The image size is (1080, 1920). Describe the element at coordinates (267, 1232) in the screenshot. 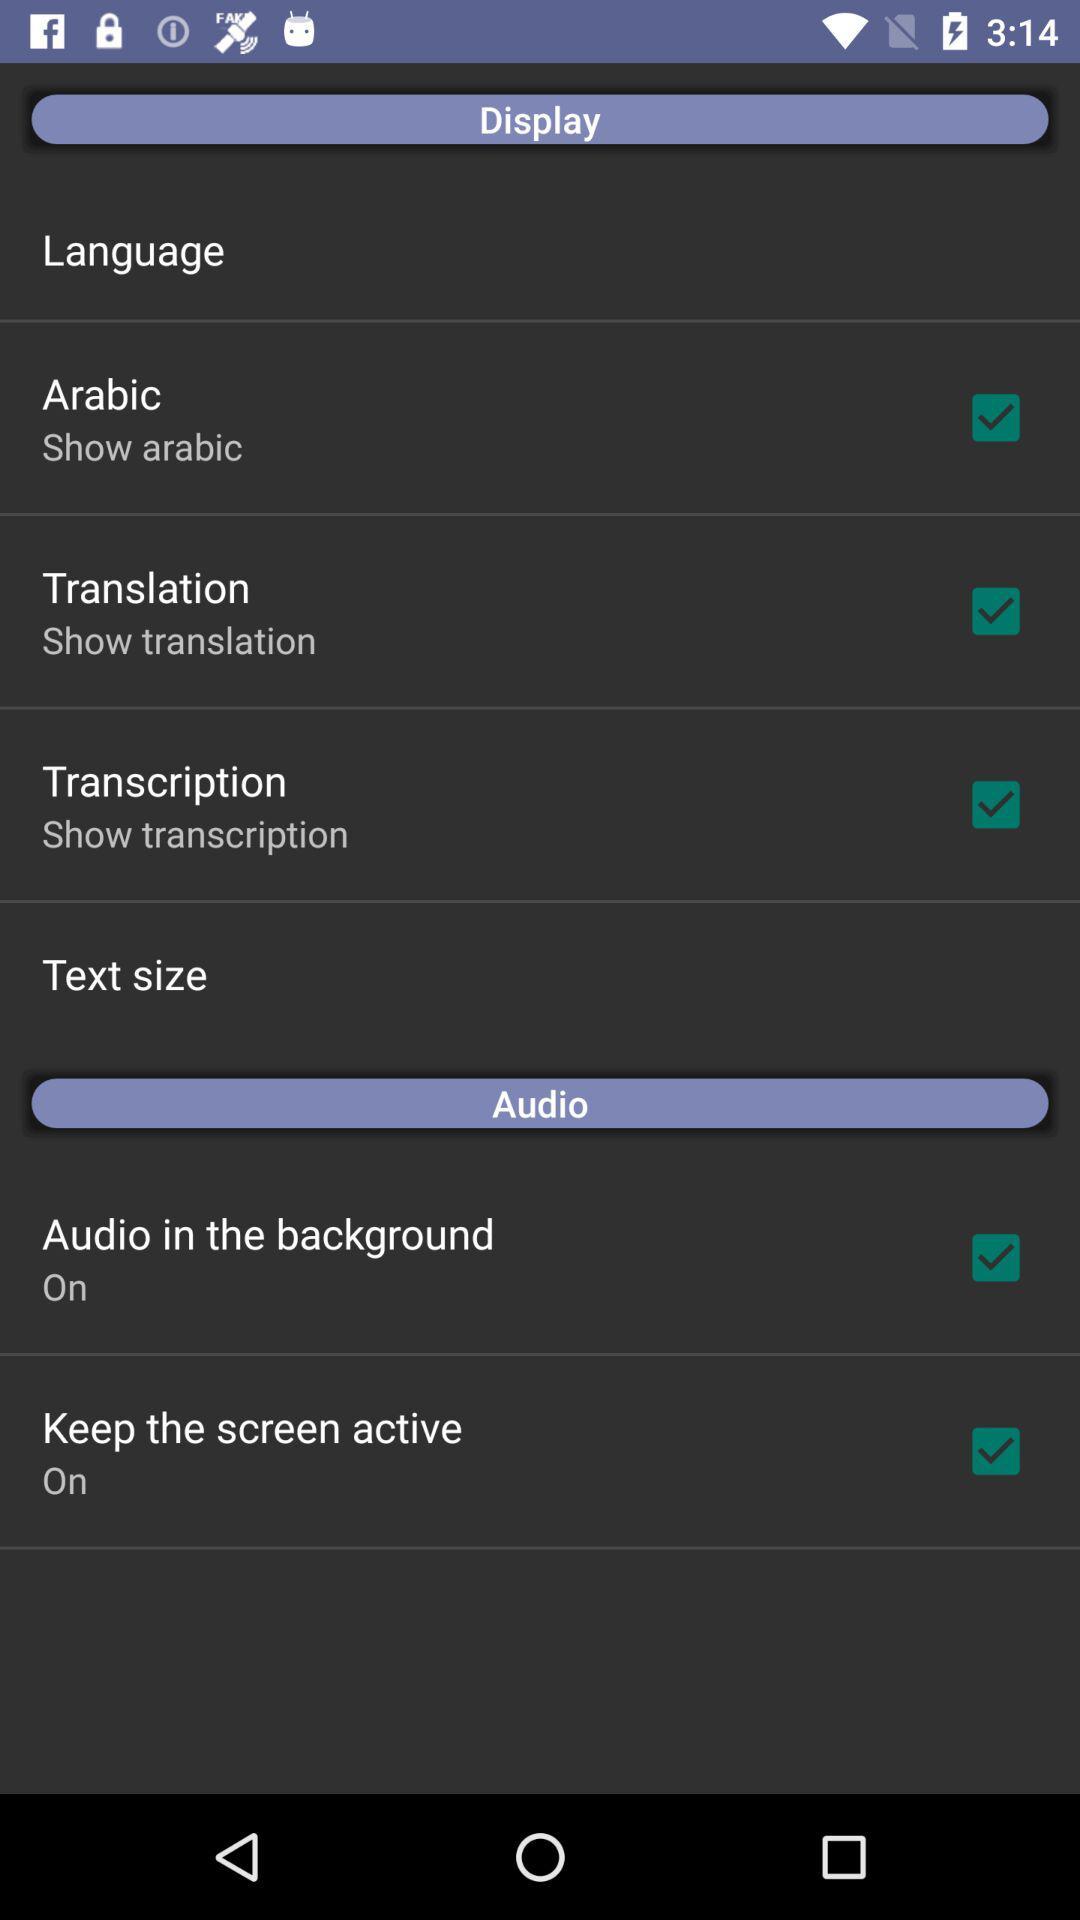

I see `the app below audio app` at that location.